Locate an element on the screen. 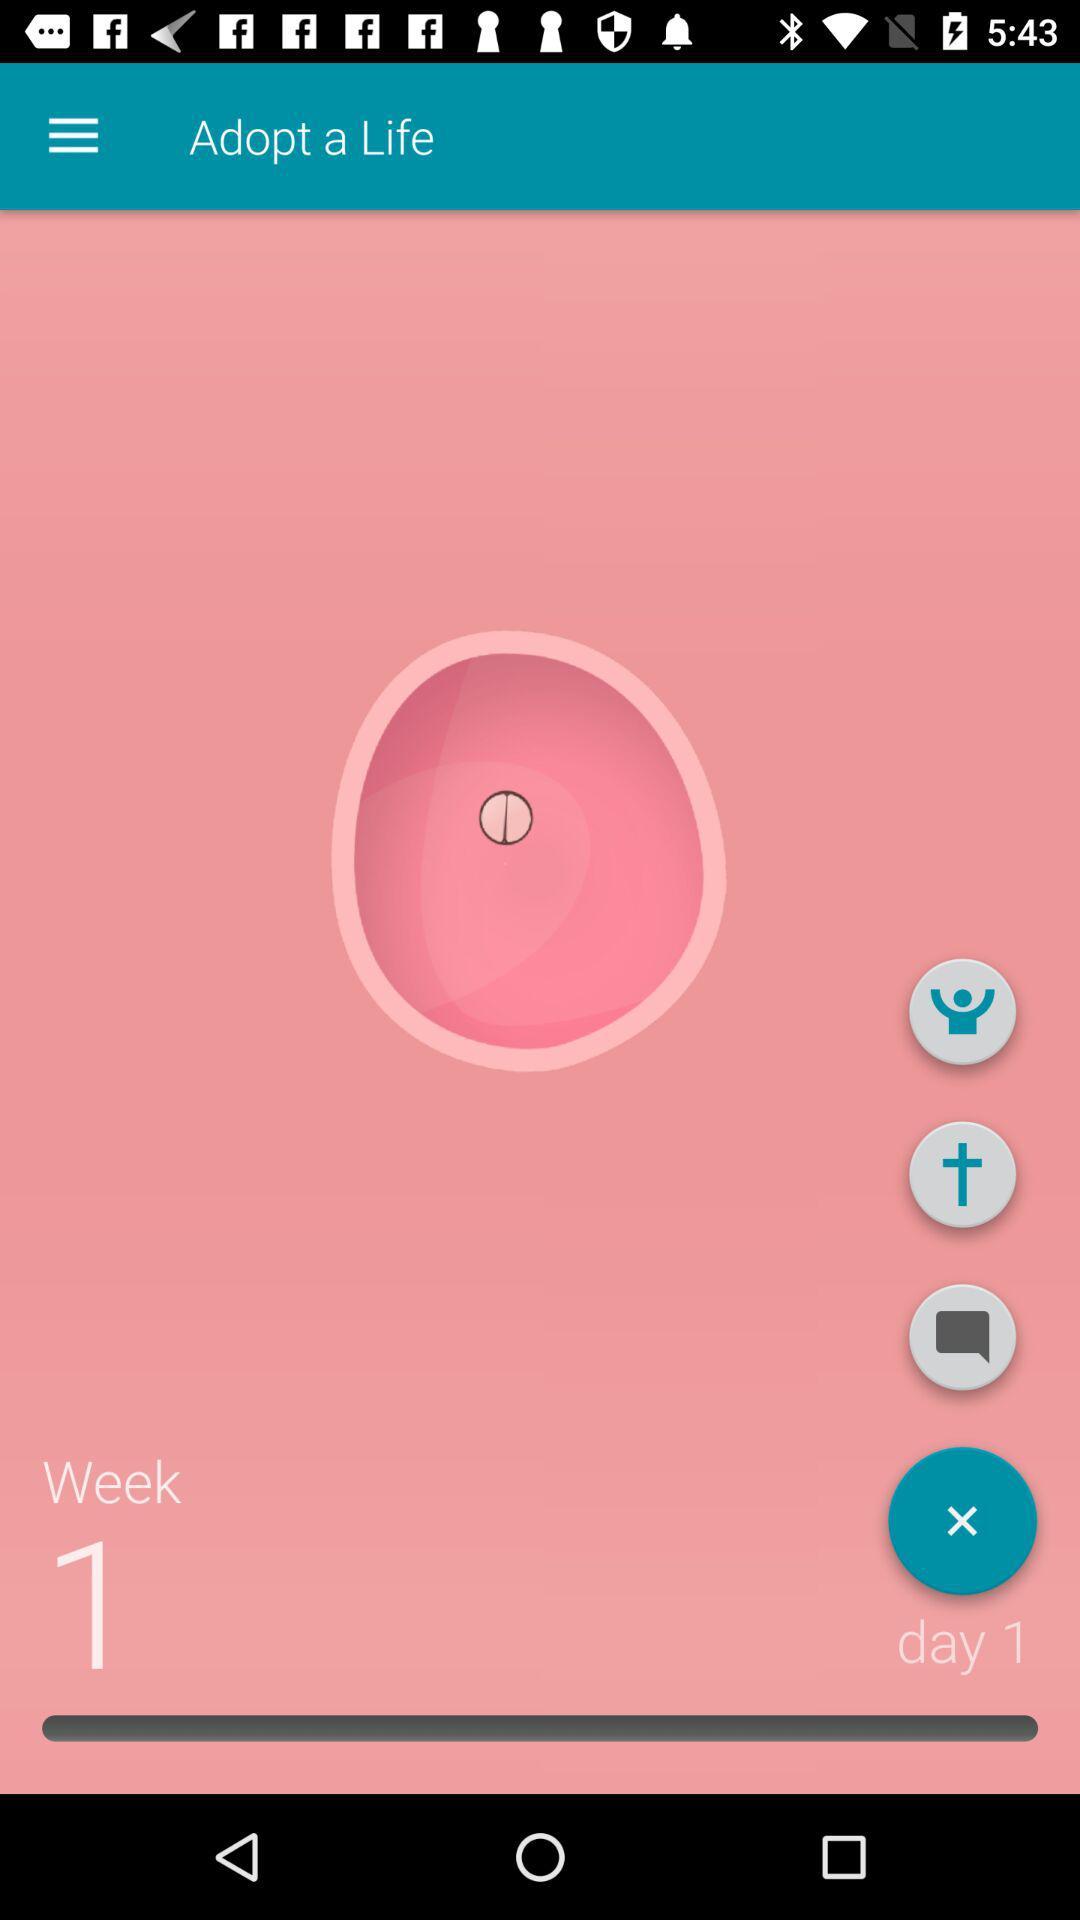 Image resolution: width=1080 pixels, height=1920 pixels. app is located at coordinates (961, 1527).